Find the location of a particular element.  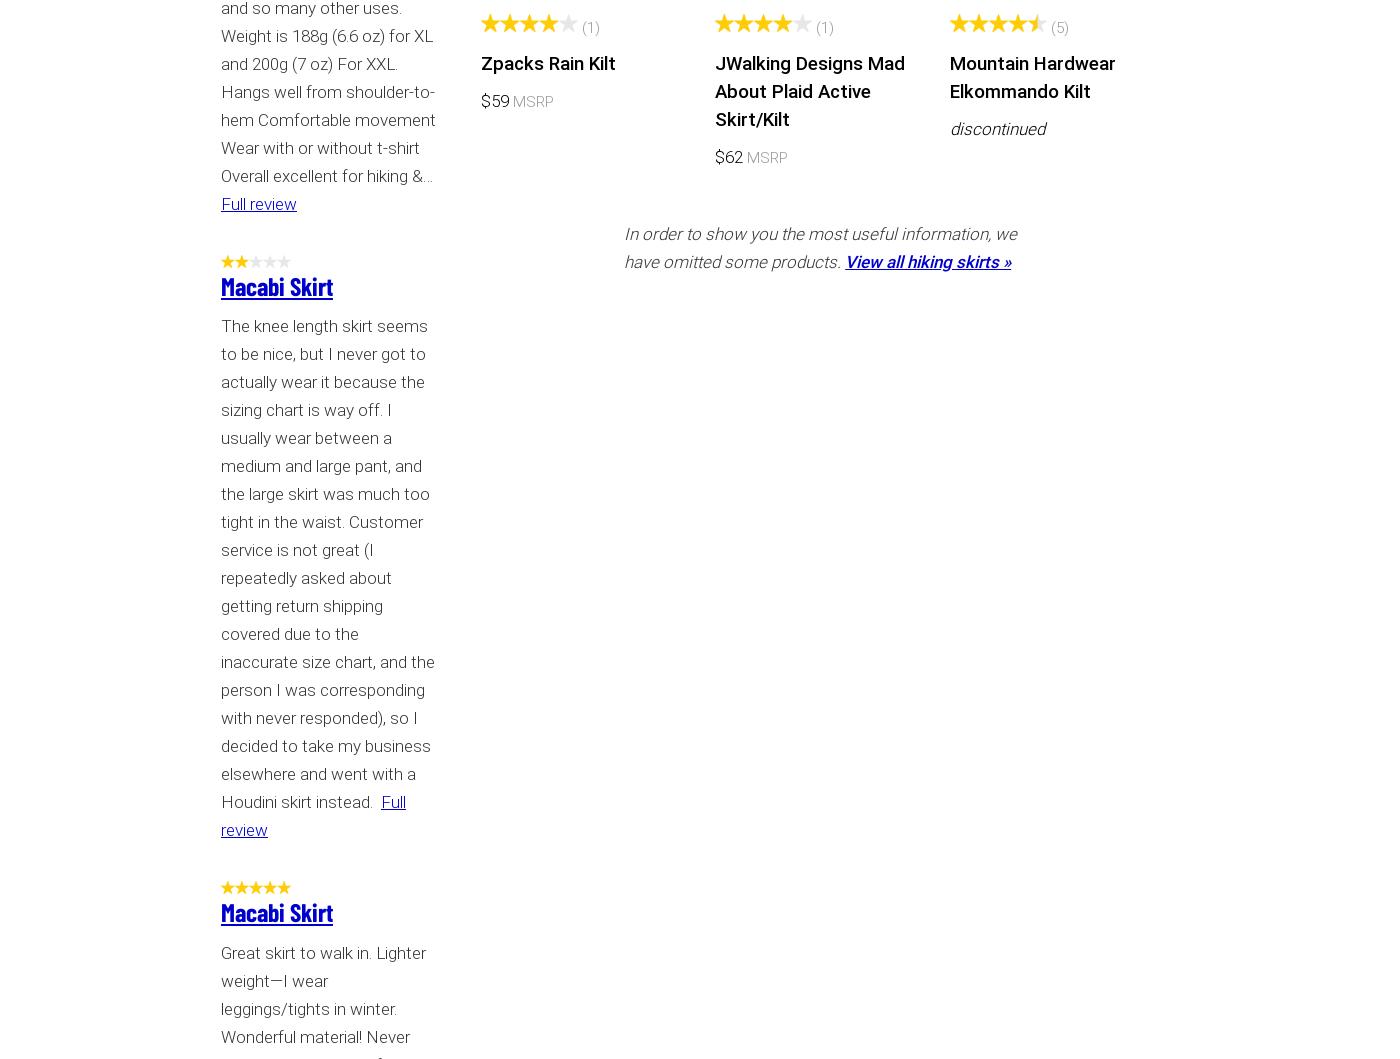

'$62' is located at coordinates (730, 154).